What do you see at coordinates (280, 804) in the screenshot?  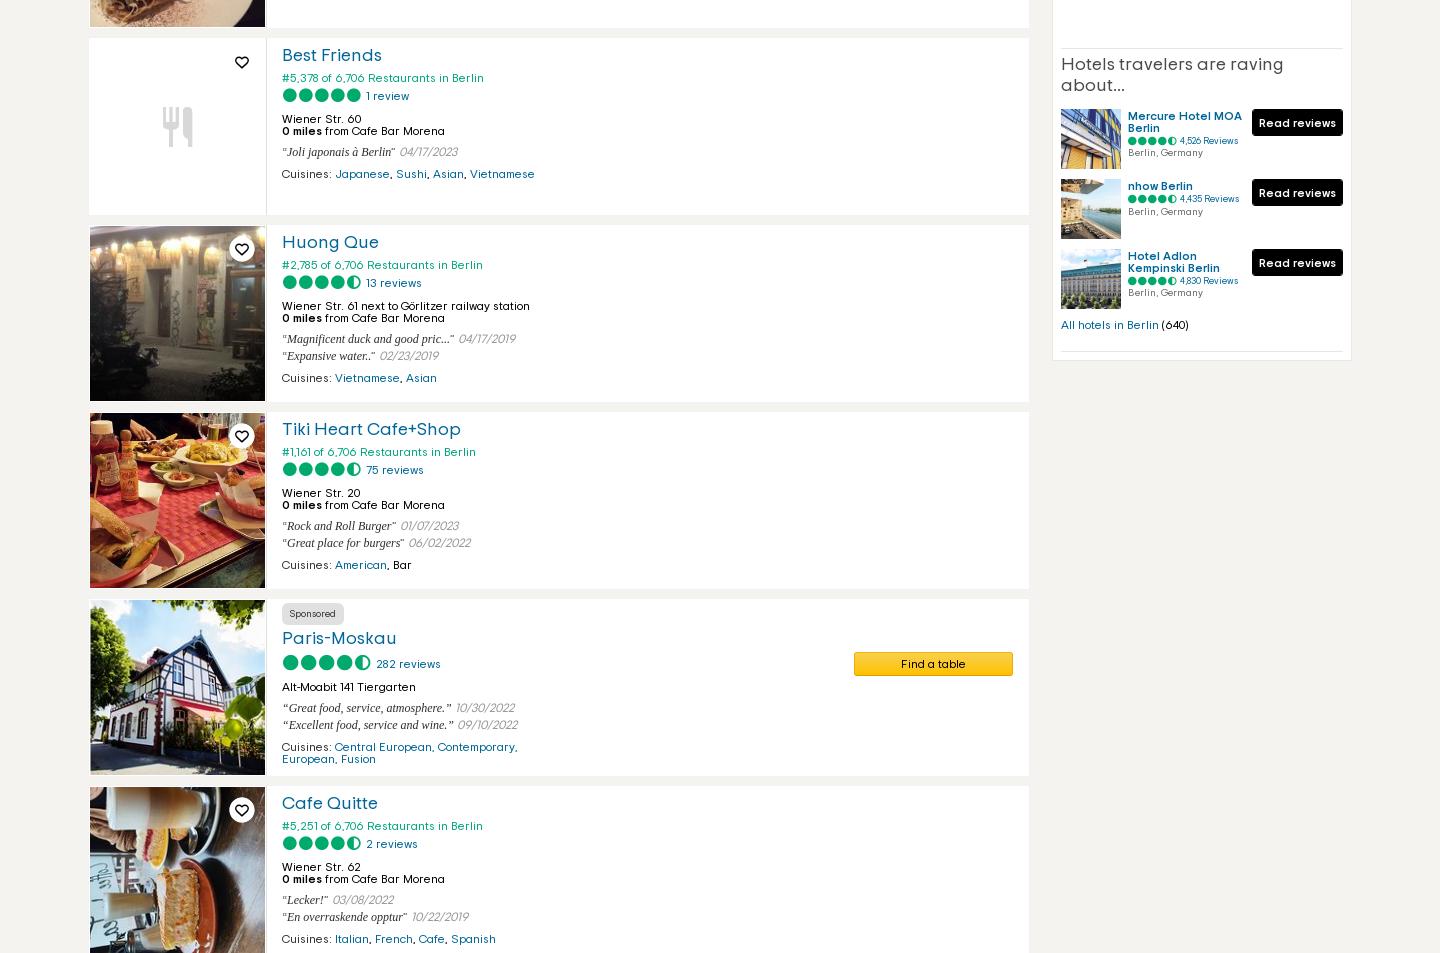 I see `'Cafe Quitte'` at bounding box center [280, 804].